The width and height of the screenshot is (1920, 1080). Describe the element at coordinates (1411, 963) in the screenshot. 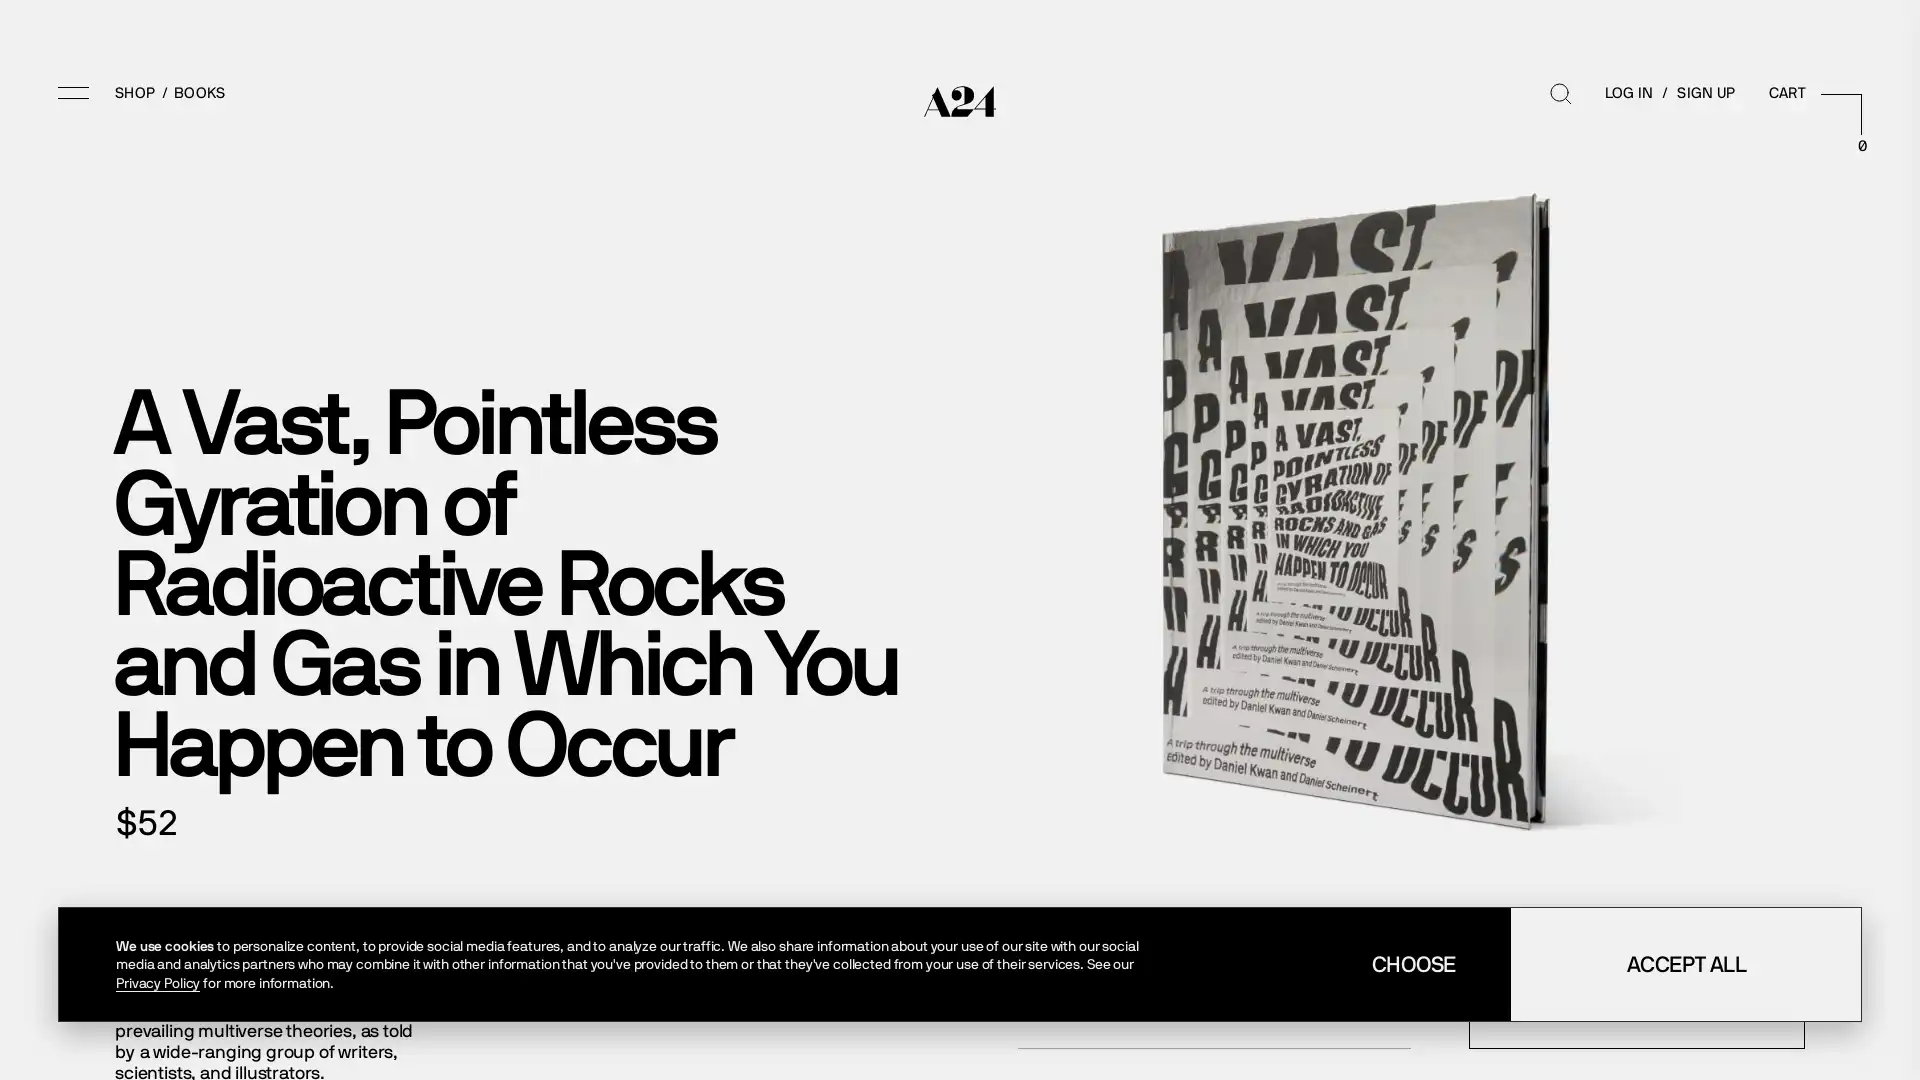

I see `CHOOSE` at that location.